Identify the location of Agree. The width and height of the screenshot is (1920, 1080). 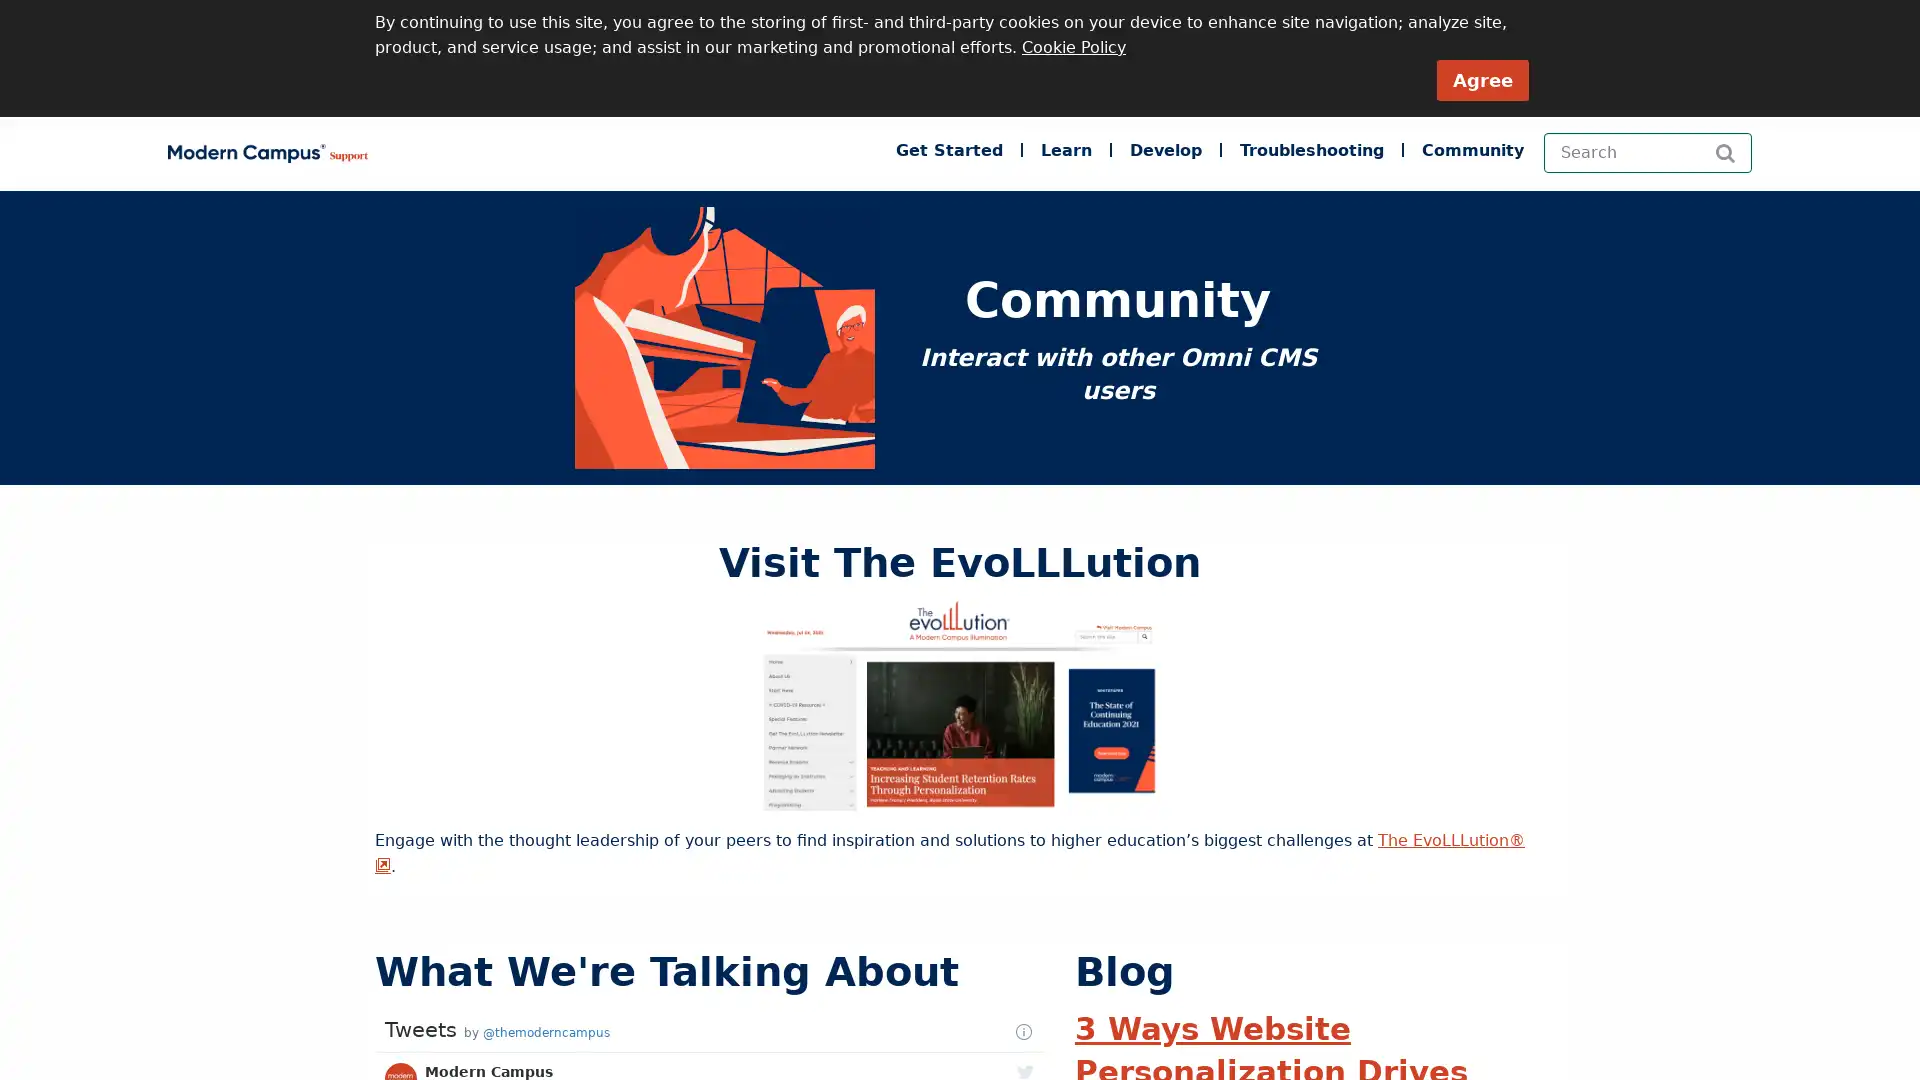
(1483, 79).